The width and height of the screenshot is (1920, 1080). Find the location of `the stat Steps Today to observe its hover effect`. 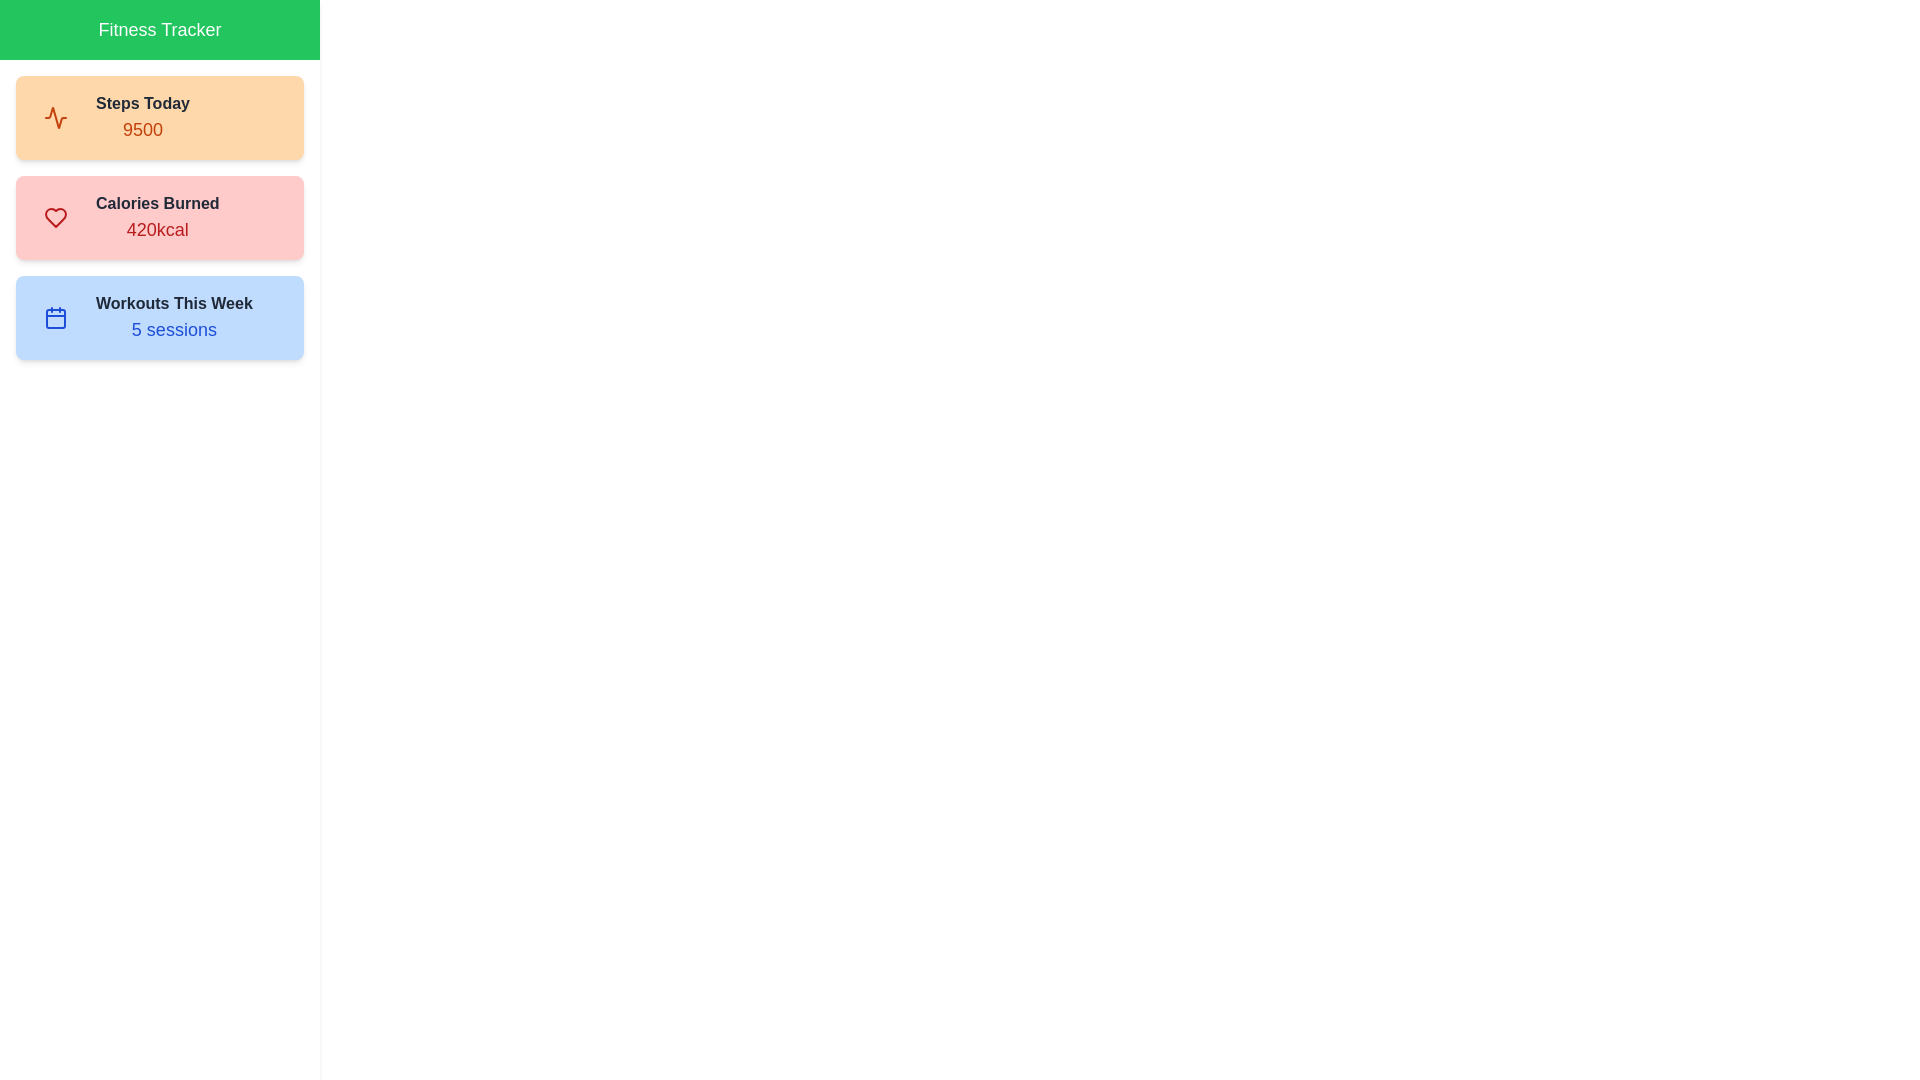

the stat Steps Today to observe its hover effect is located at coordinates (158, 118).